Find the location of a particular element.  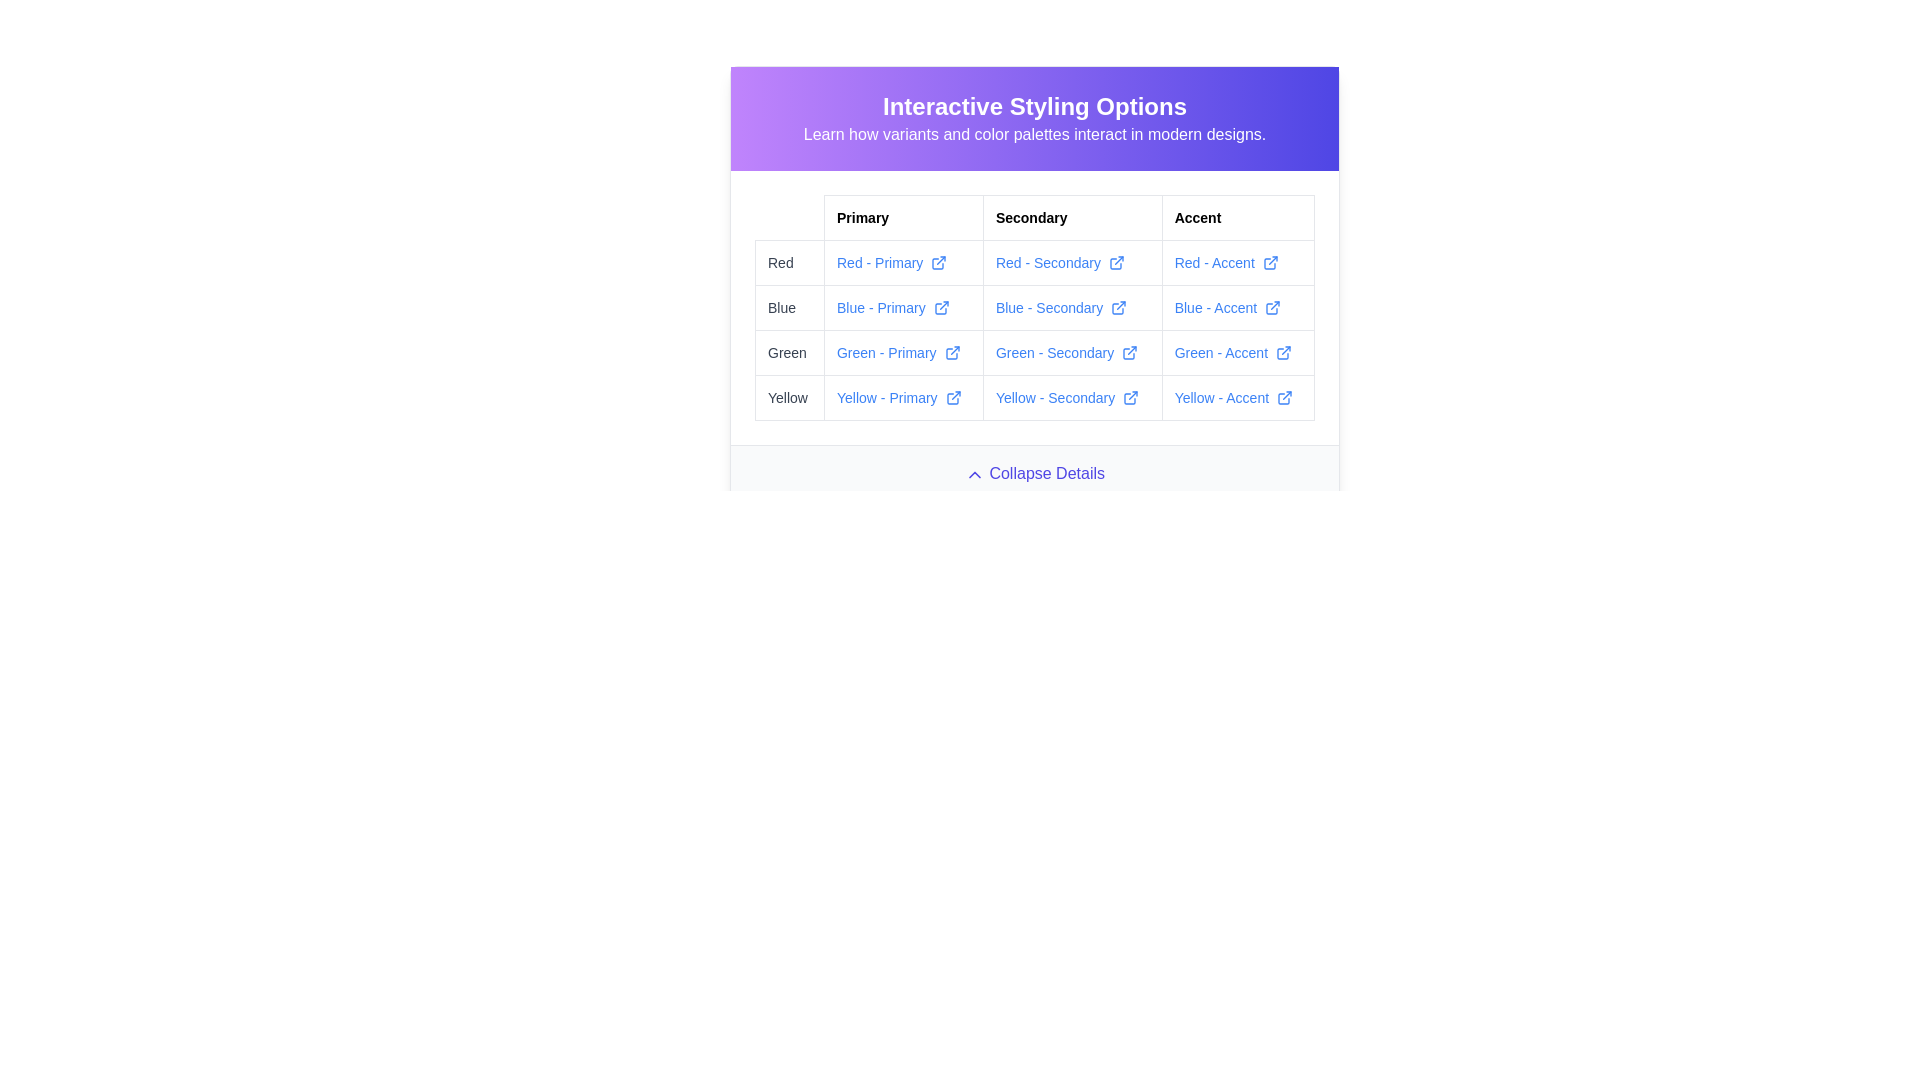

the hyperlink displaying 'Green - Secondary', which is styled as a link with a blue color and an underline when hovered over, located in the third row and second column of the grid is located at coordinates (1035, 352).